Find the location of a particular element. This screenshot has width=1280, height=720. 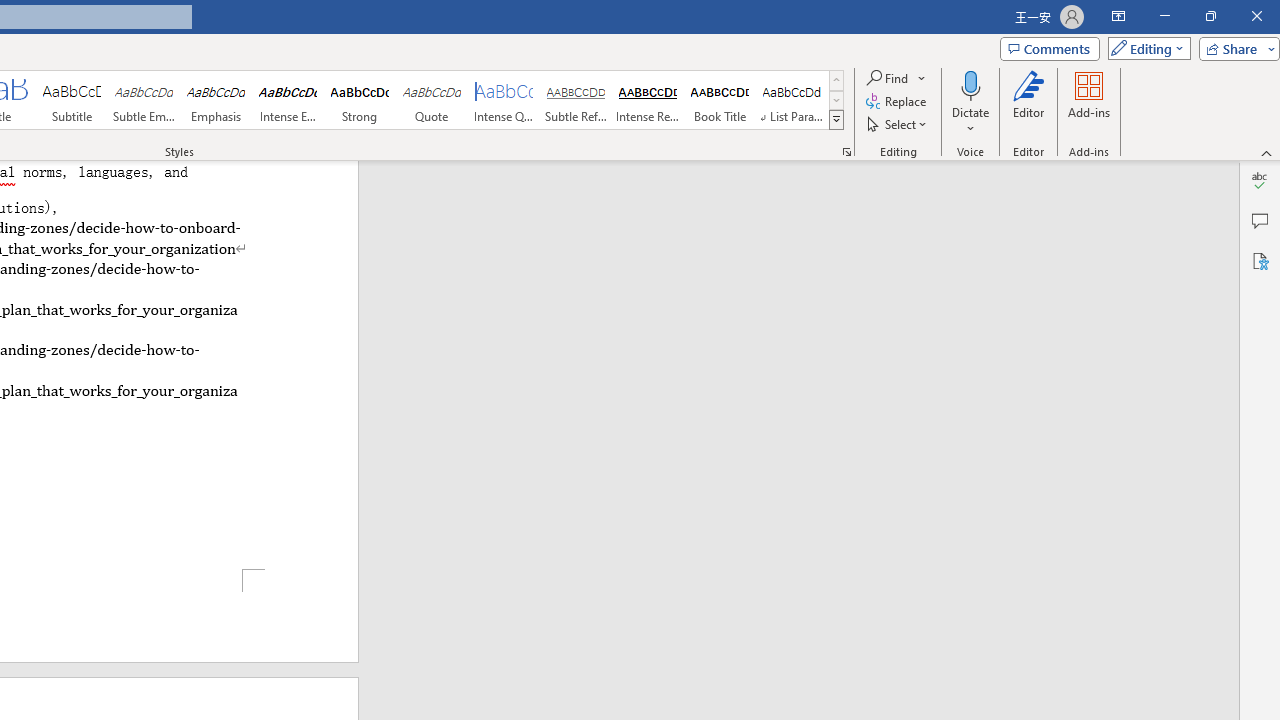

'Emphasis' is located at coordinates (216, 100).